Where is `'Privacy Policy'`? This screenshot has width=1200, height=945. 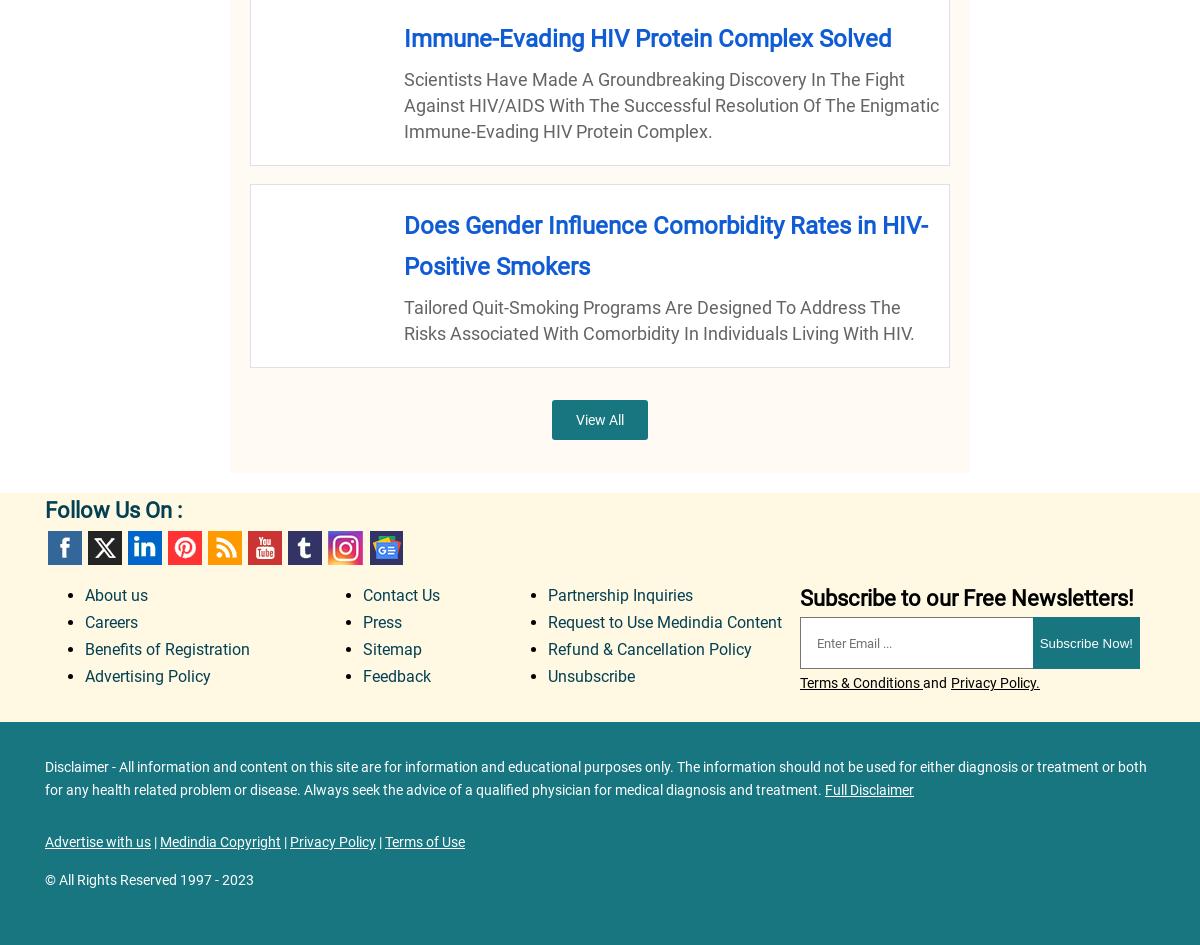 'Privacy Policy' is located at coordinates (333, 841).